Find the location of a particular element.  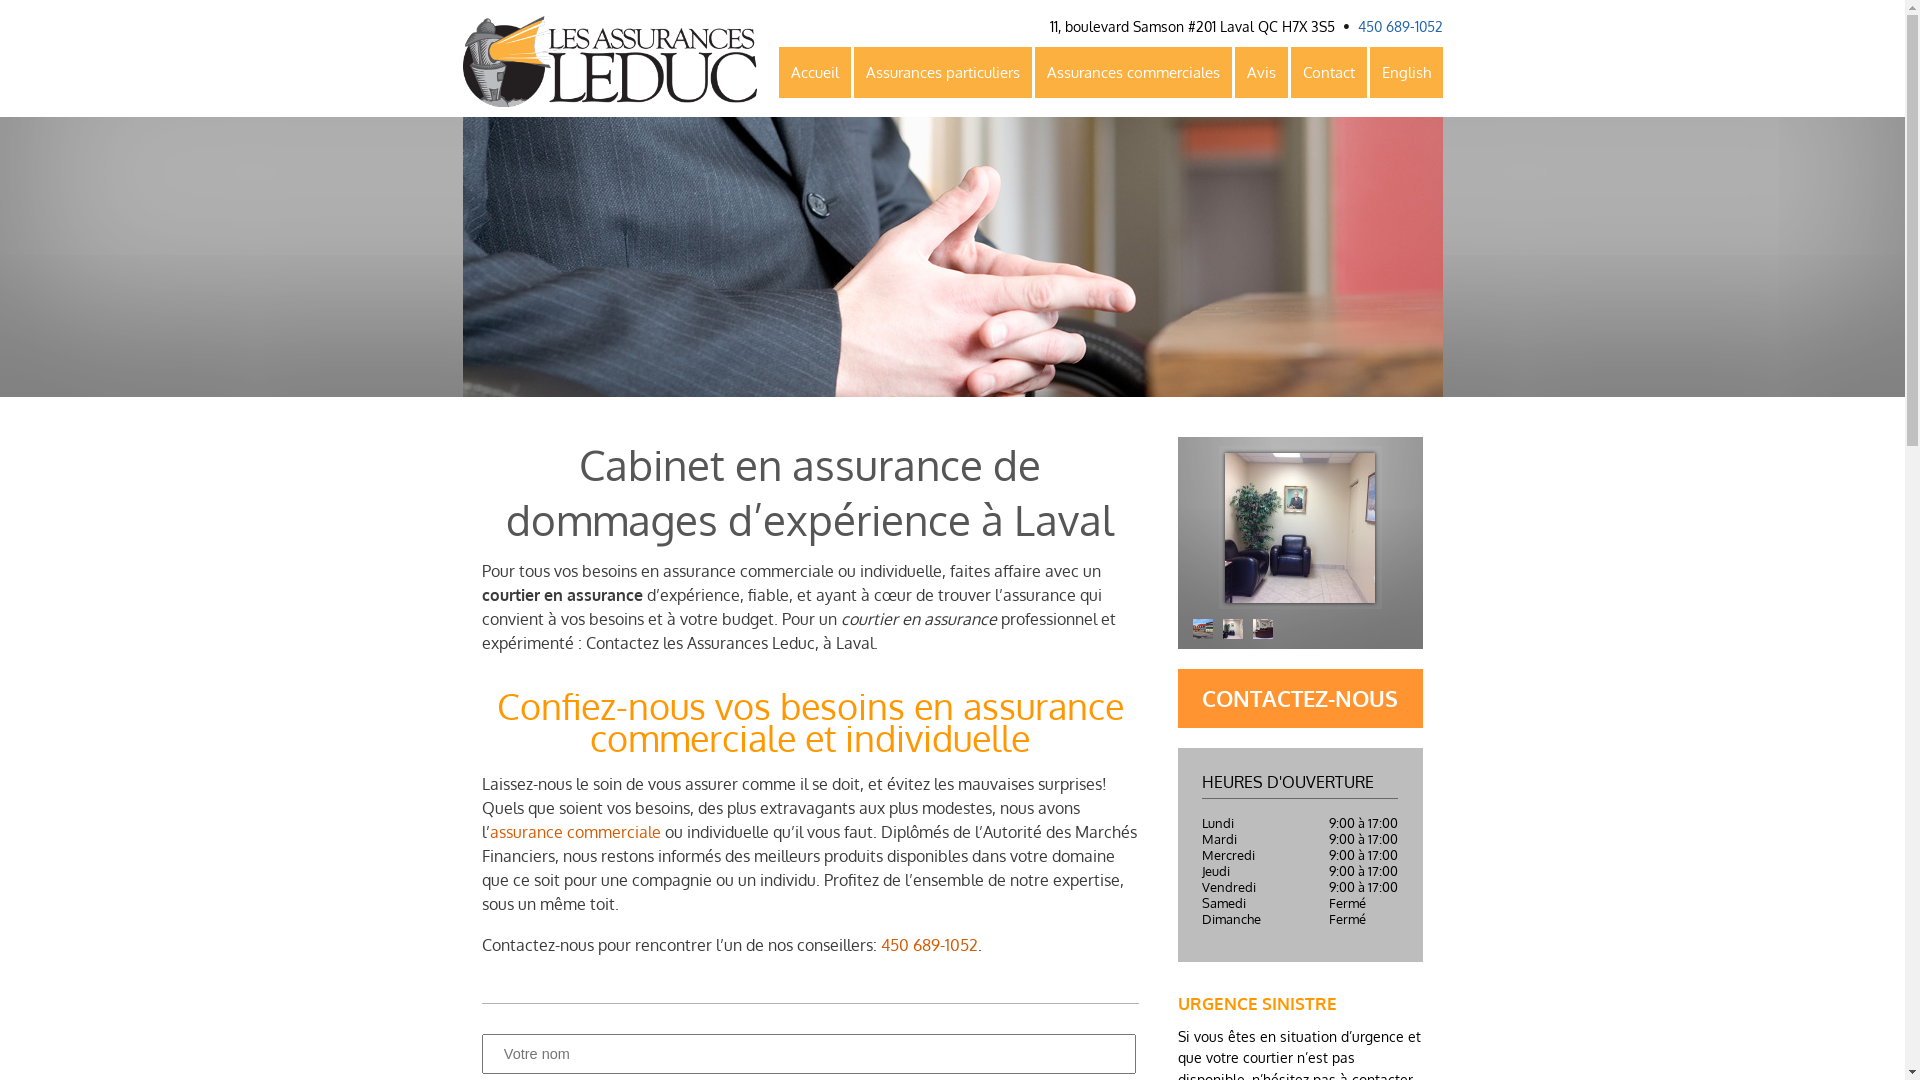

'assurance commerciale' is located at coordinates (574, 831).